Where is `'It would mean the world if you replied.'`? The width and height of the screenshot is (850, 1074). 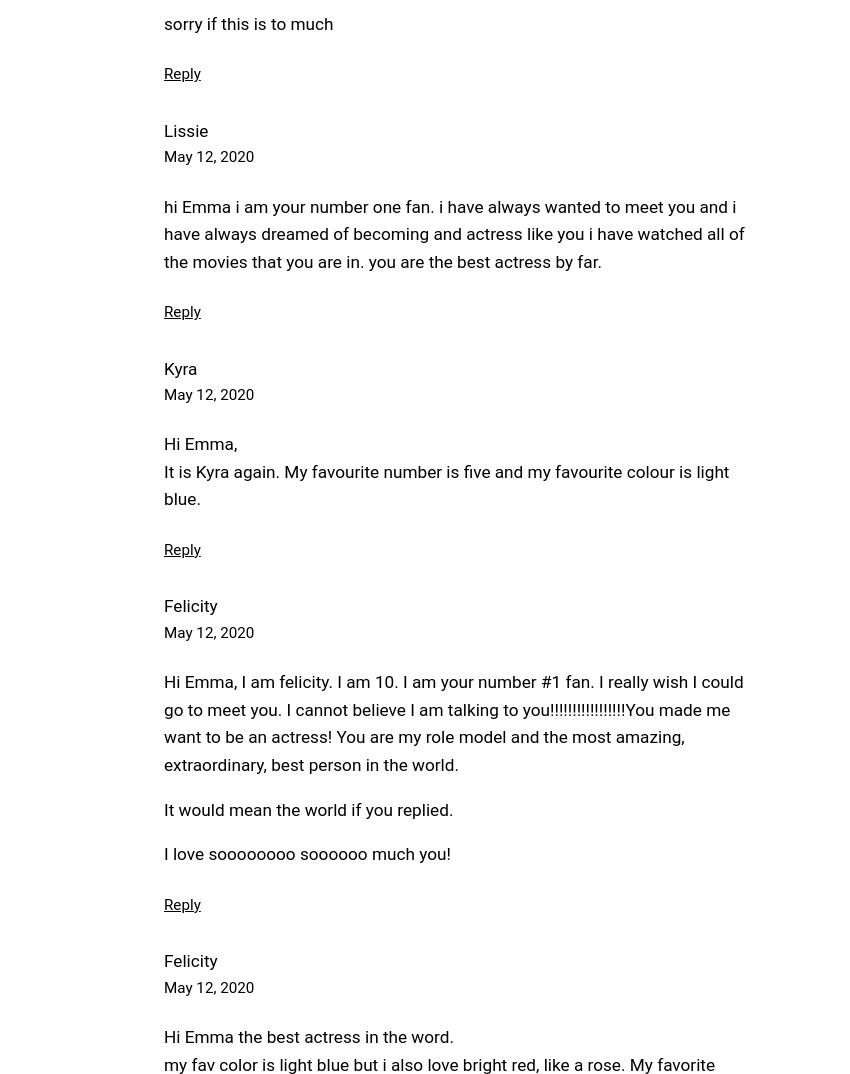 'It would mean the world if you replied.' is located at coordinates (163, 809).